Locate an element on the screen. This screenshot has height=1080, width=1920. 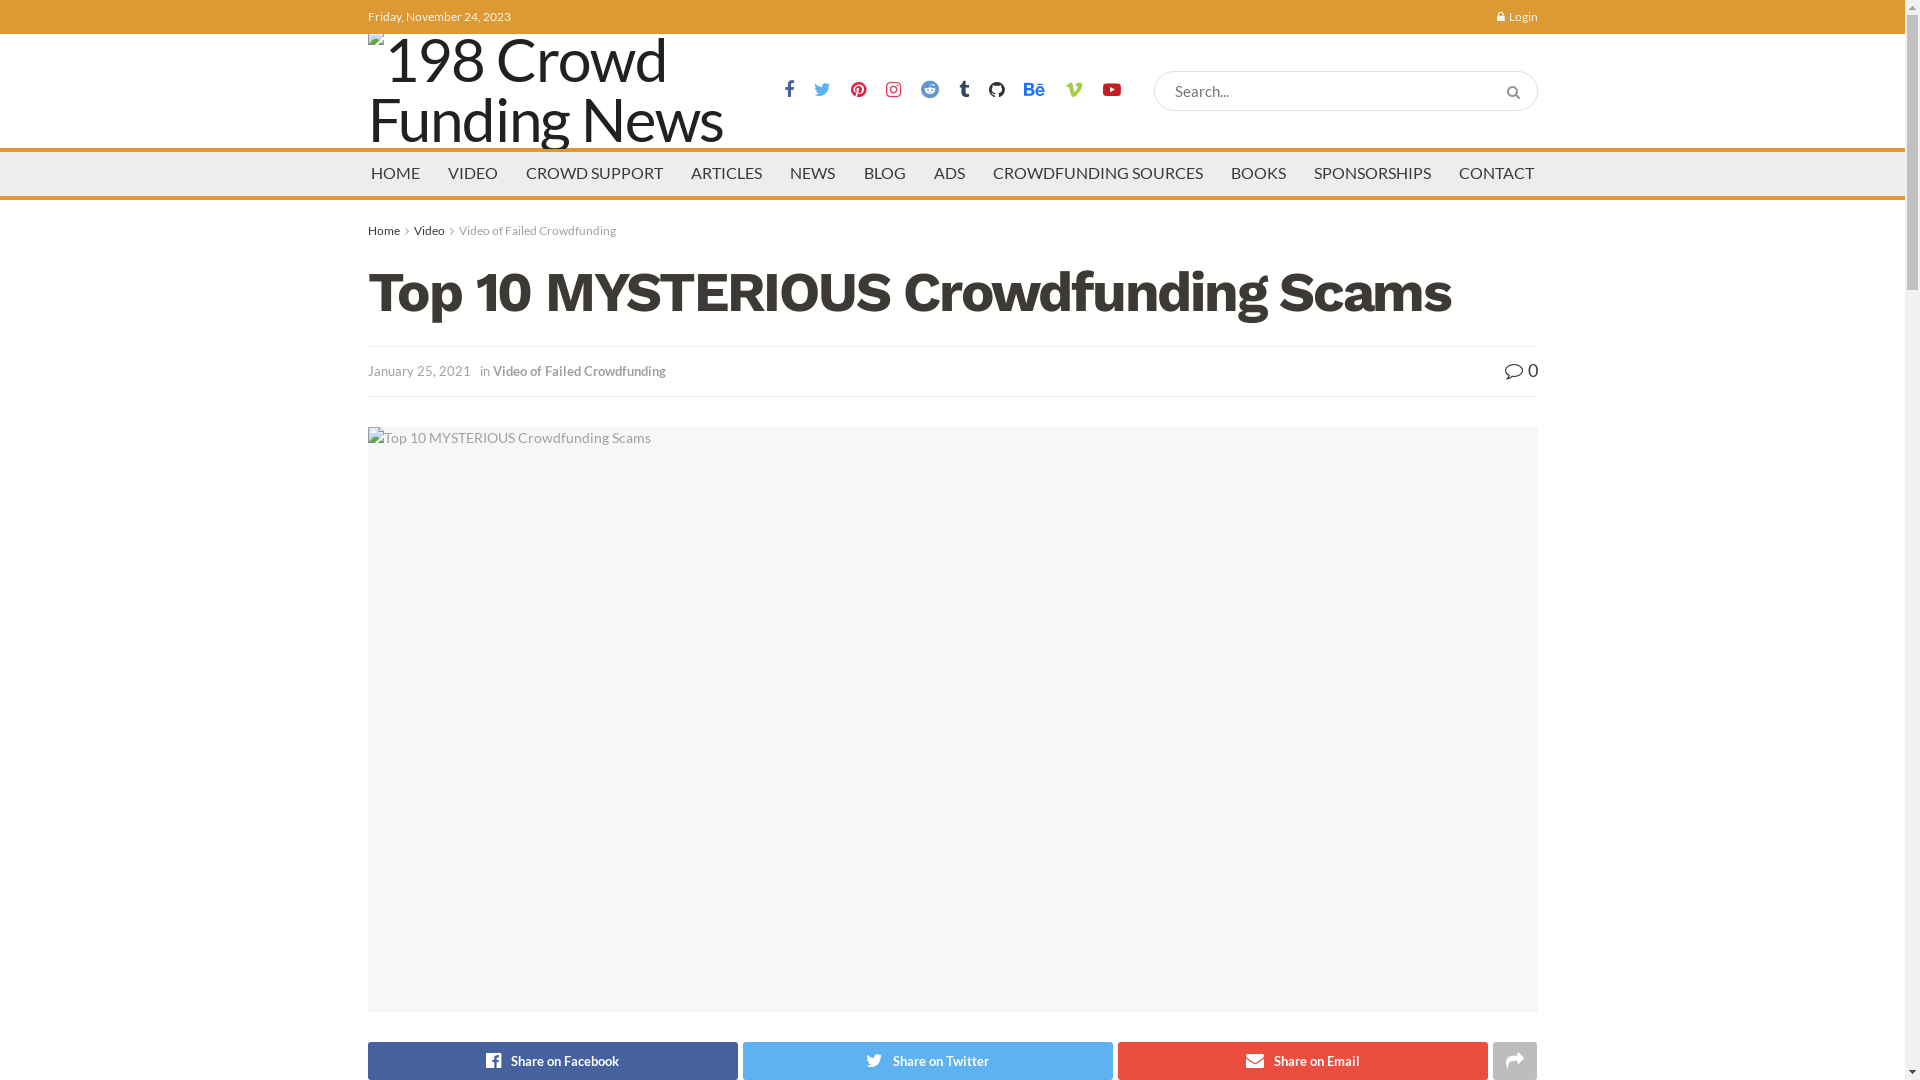
'January 25, 2021' is located at coordinates (418, 370).